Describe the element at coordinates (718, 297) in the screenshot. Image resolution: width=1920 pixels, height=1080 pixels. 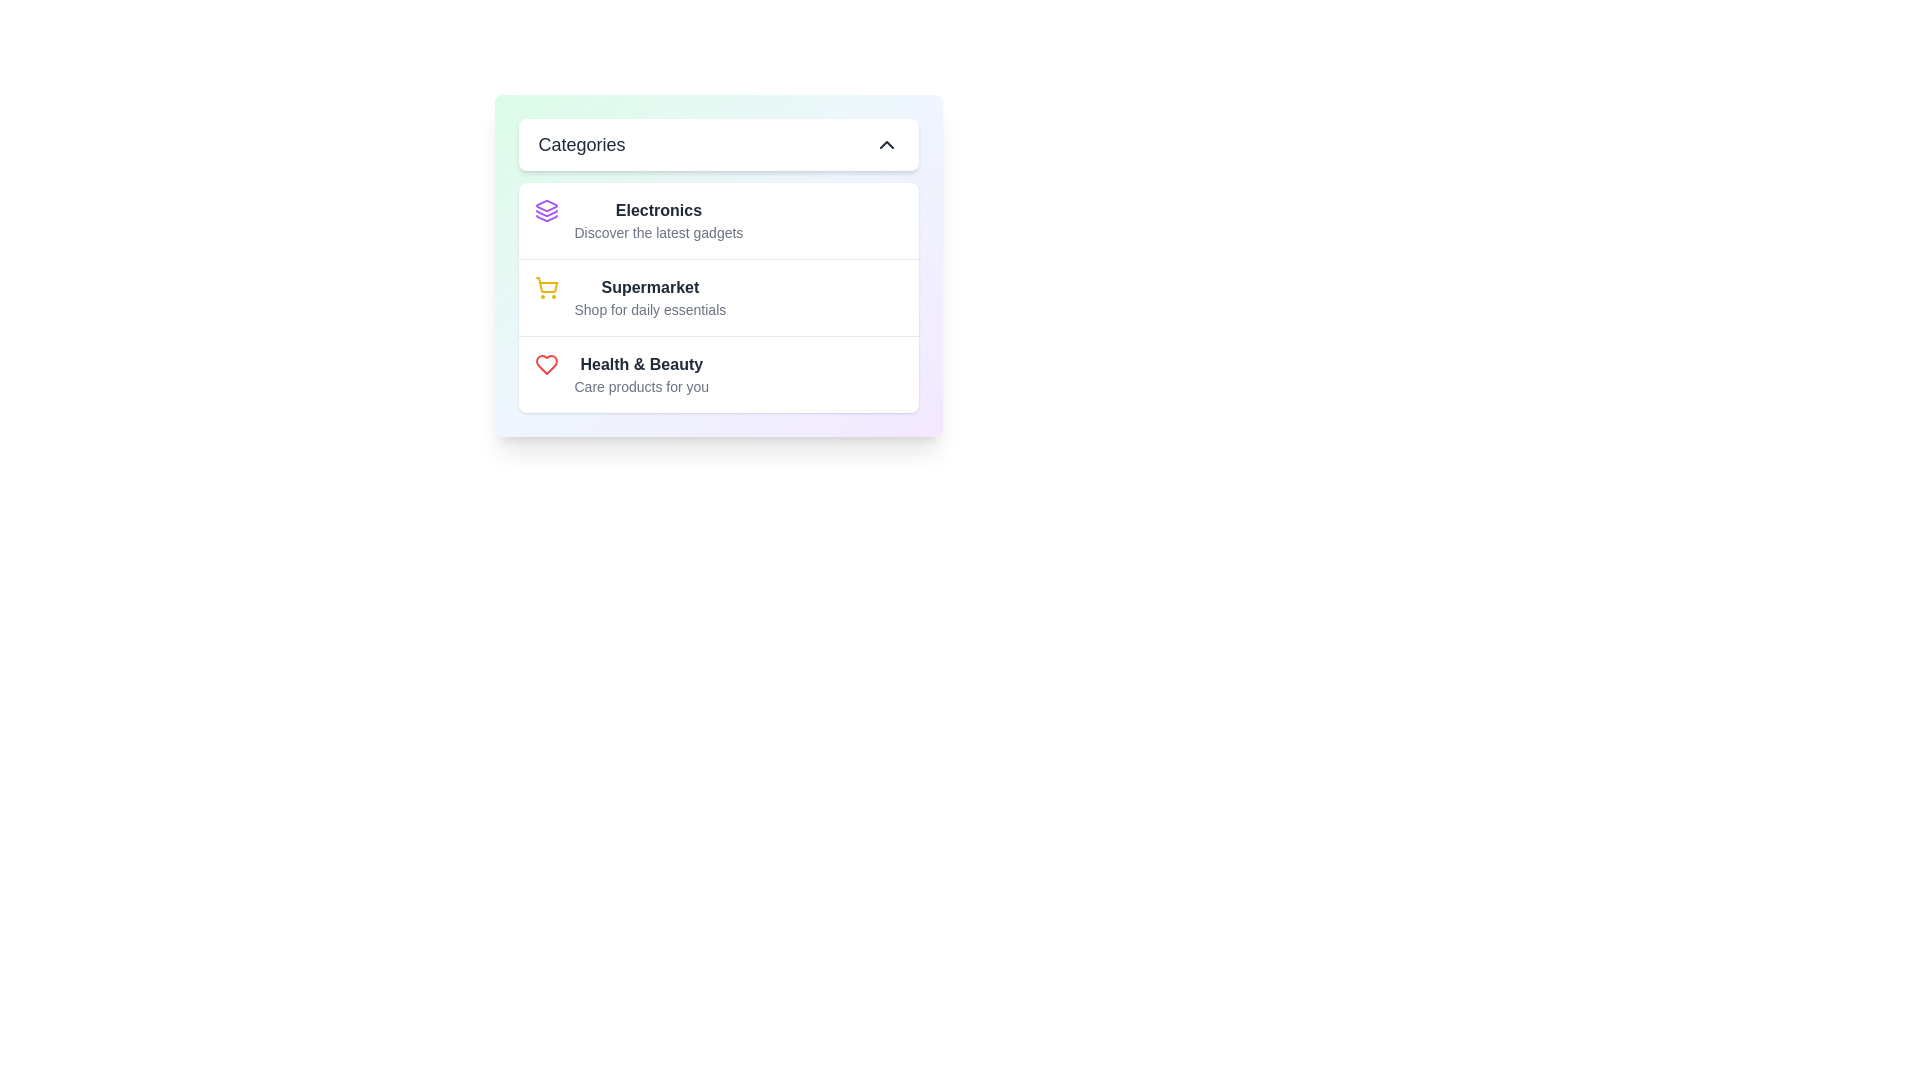
I see `the 'Supermarket' card-like item in the categories list` at that location.